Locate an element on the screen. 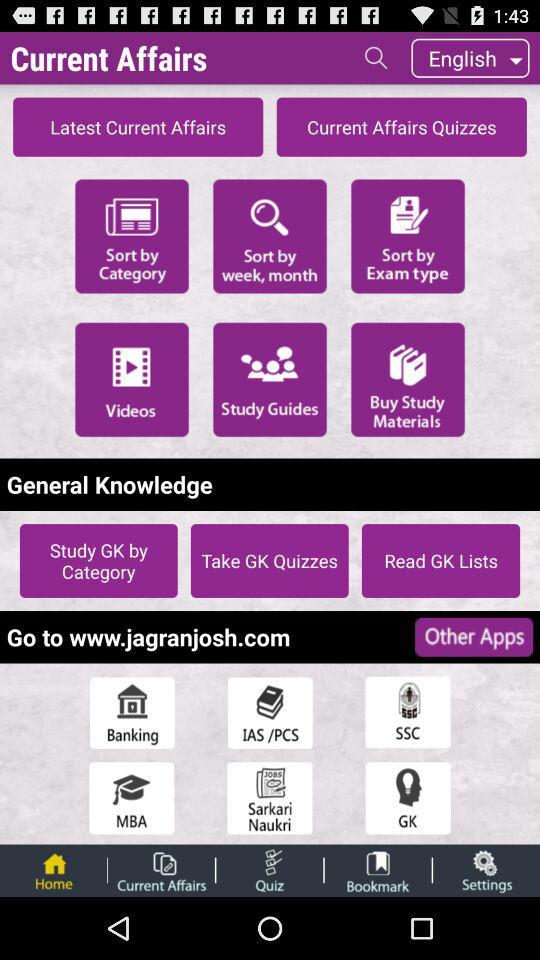 The image size is (540, 960). icon above the current affairs quizzes button is located at coordinates (376, 56).